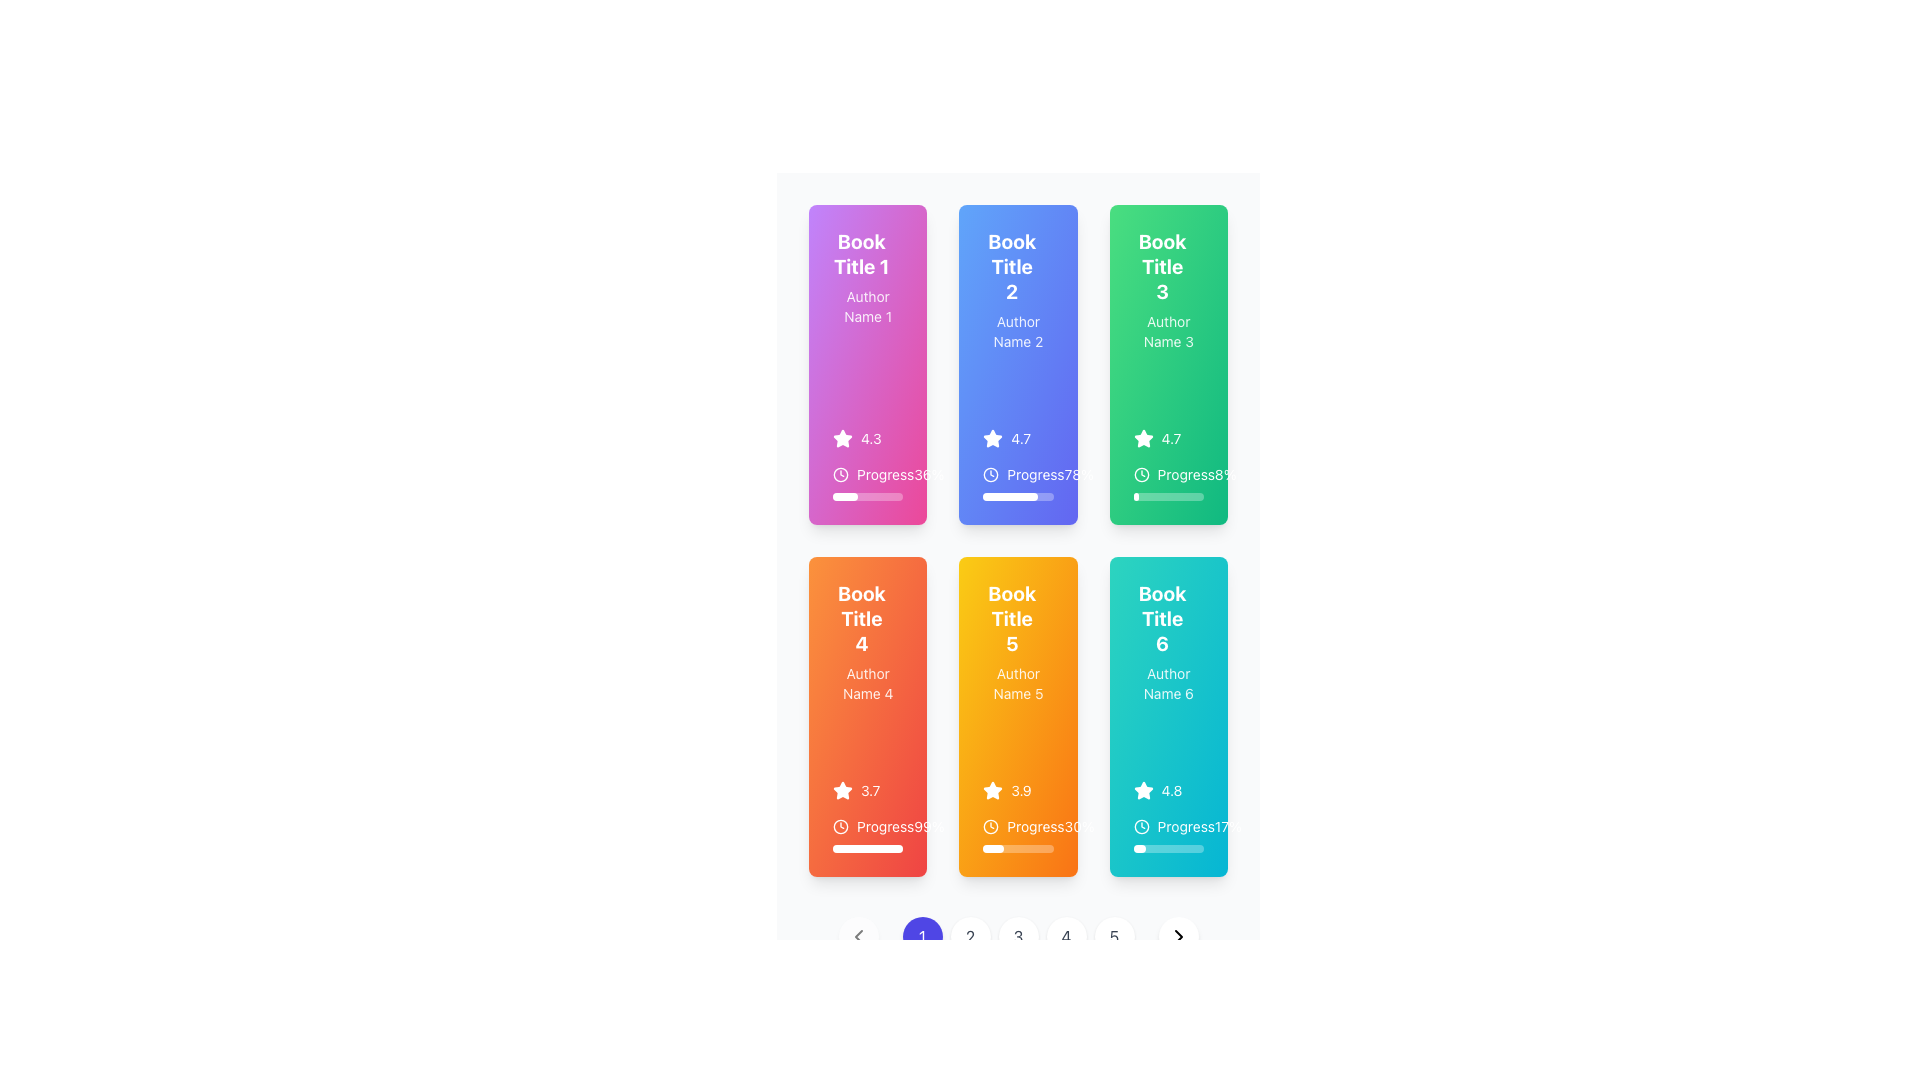 The image size is (1920, 1080). Describe the element at coordinates (991, 474) in the screenshot. I see `the inner circular outline of the clock icon located beneath 'Book Title 2' and near the 'Progress78%' label` at that location.